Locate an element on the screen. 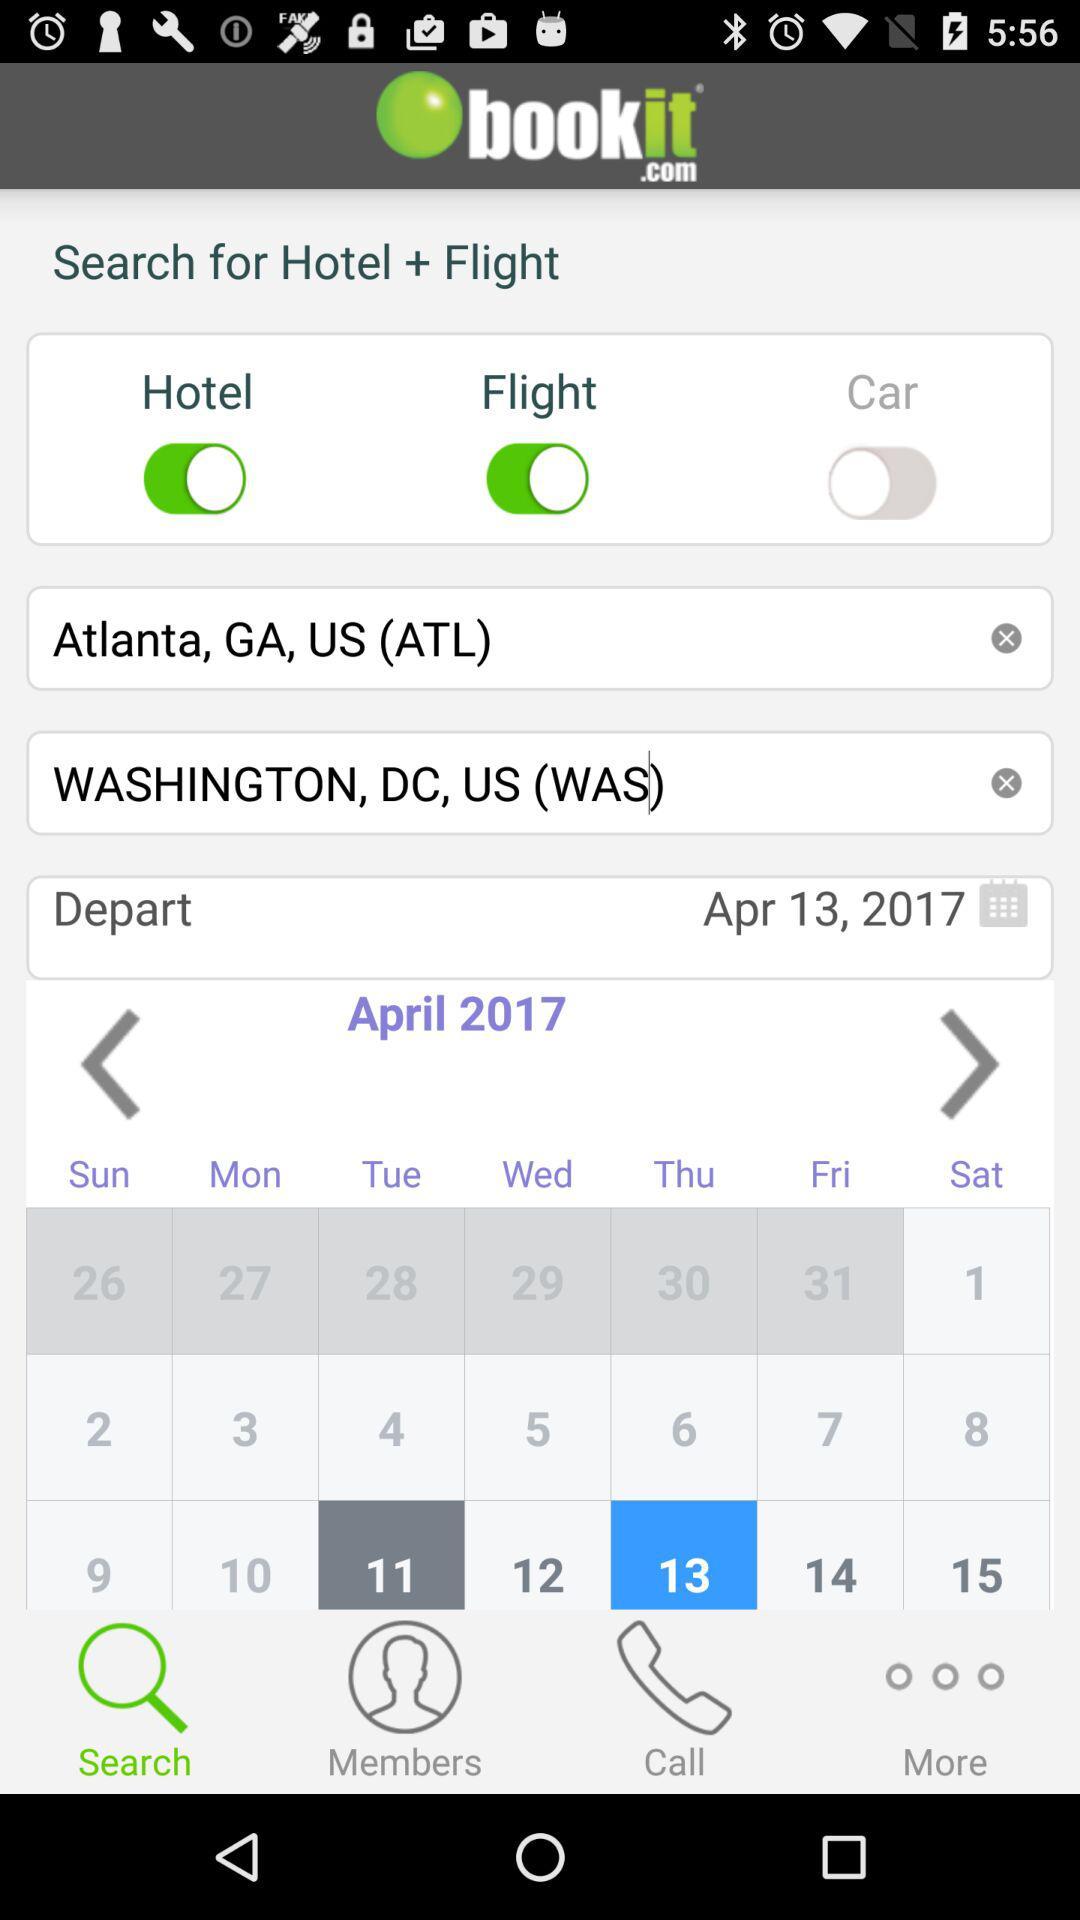 This screenshot has width=1080, height=1920. the item below the 2 item is located at coordinates (244, 1554).